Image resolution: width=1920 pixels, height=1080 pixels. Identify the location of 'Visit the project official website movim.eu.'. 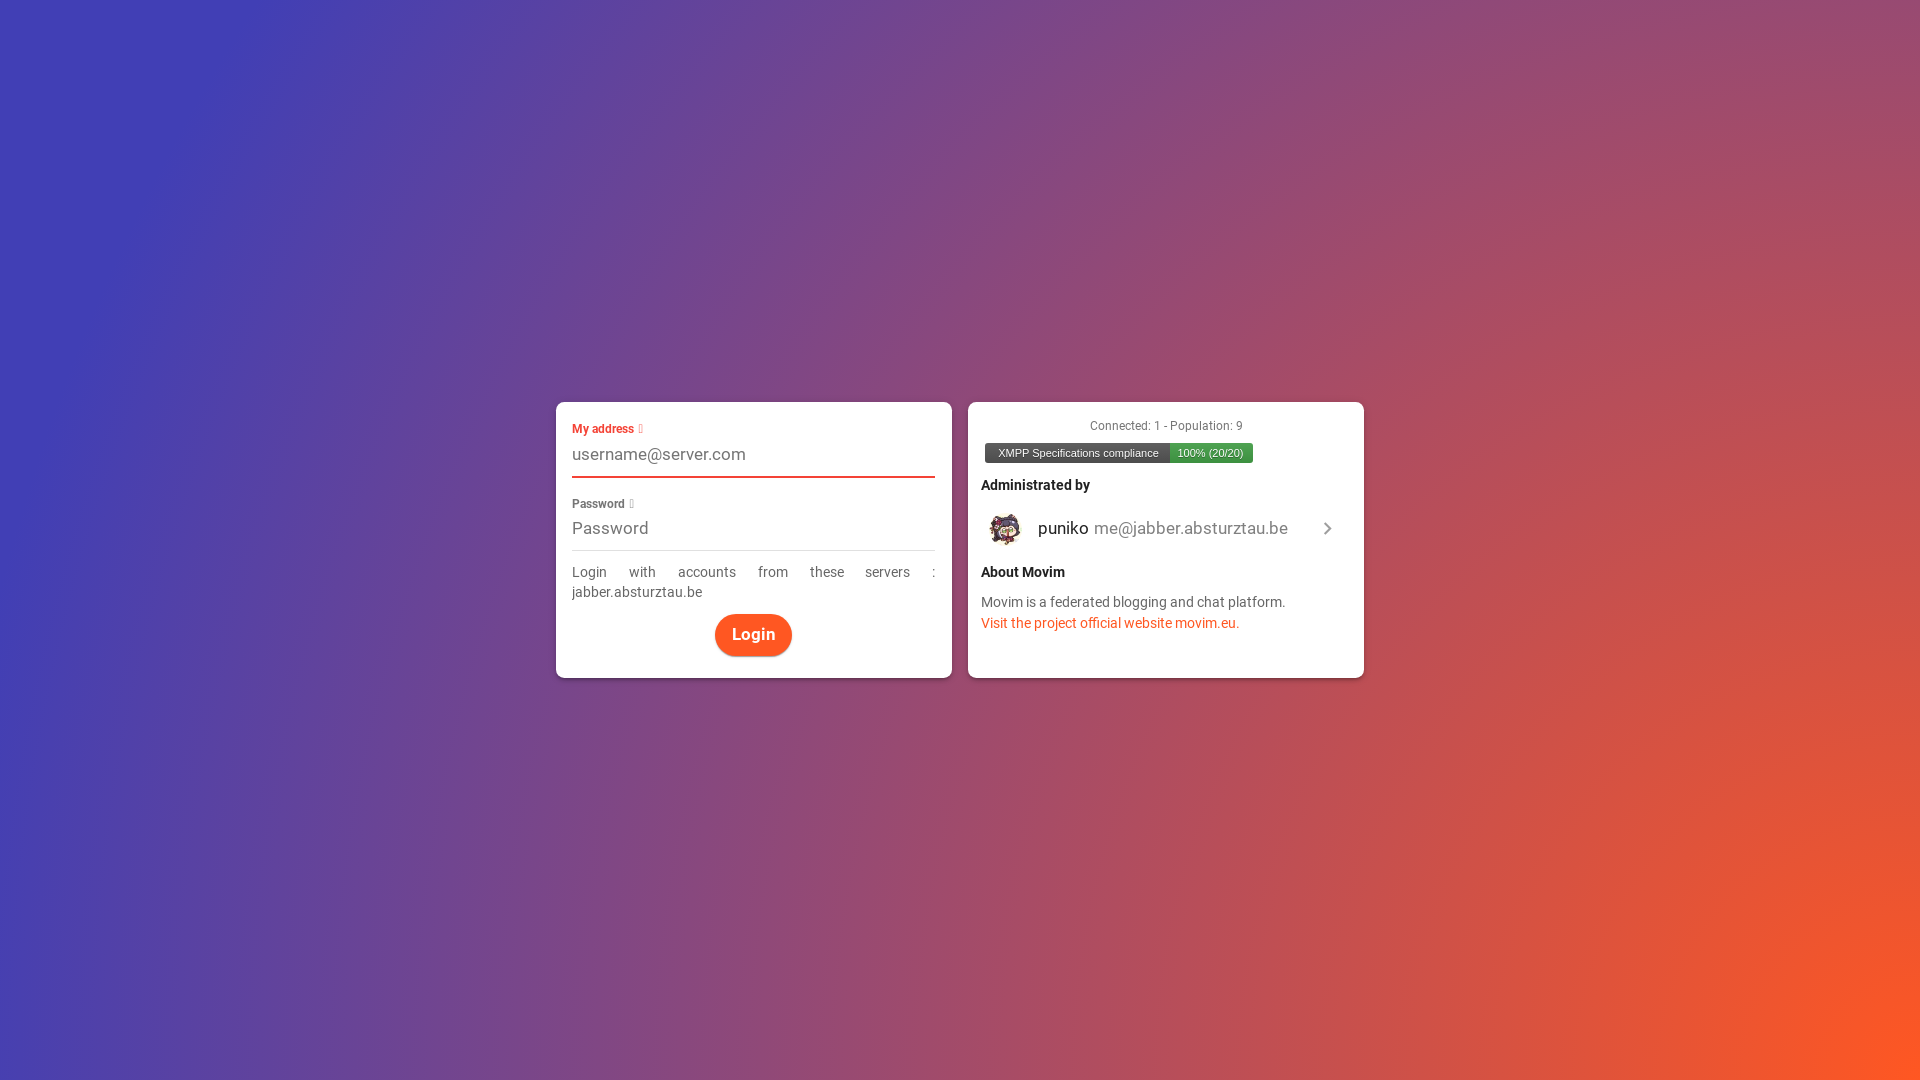
(1109, 622).